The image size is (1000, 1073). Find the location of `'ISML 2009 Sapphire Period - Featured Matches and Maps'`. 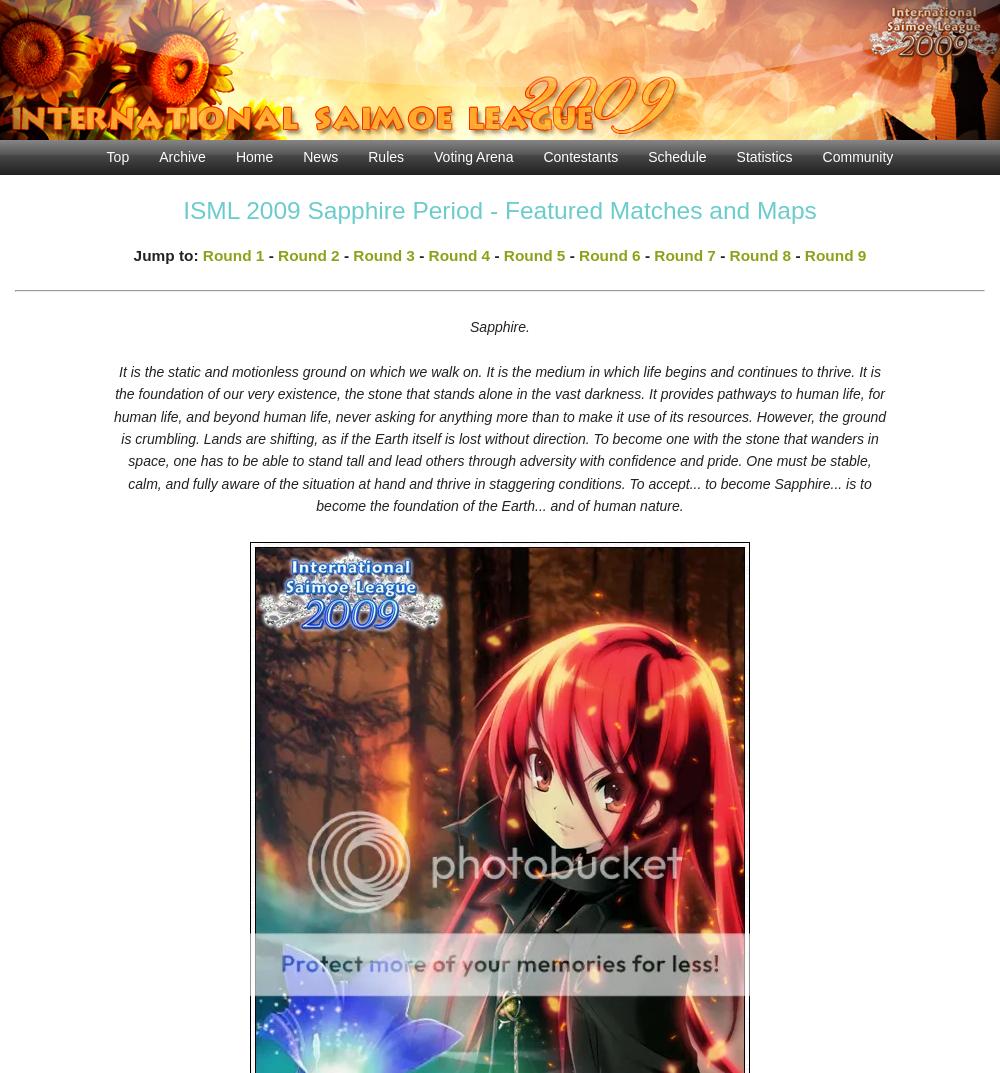

'ISML 2009 Sapphire Period - Featured Matches and Maps' is located at coordinates (498, 210).